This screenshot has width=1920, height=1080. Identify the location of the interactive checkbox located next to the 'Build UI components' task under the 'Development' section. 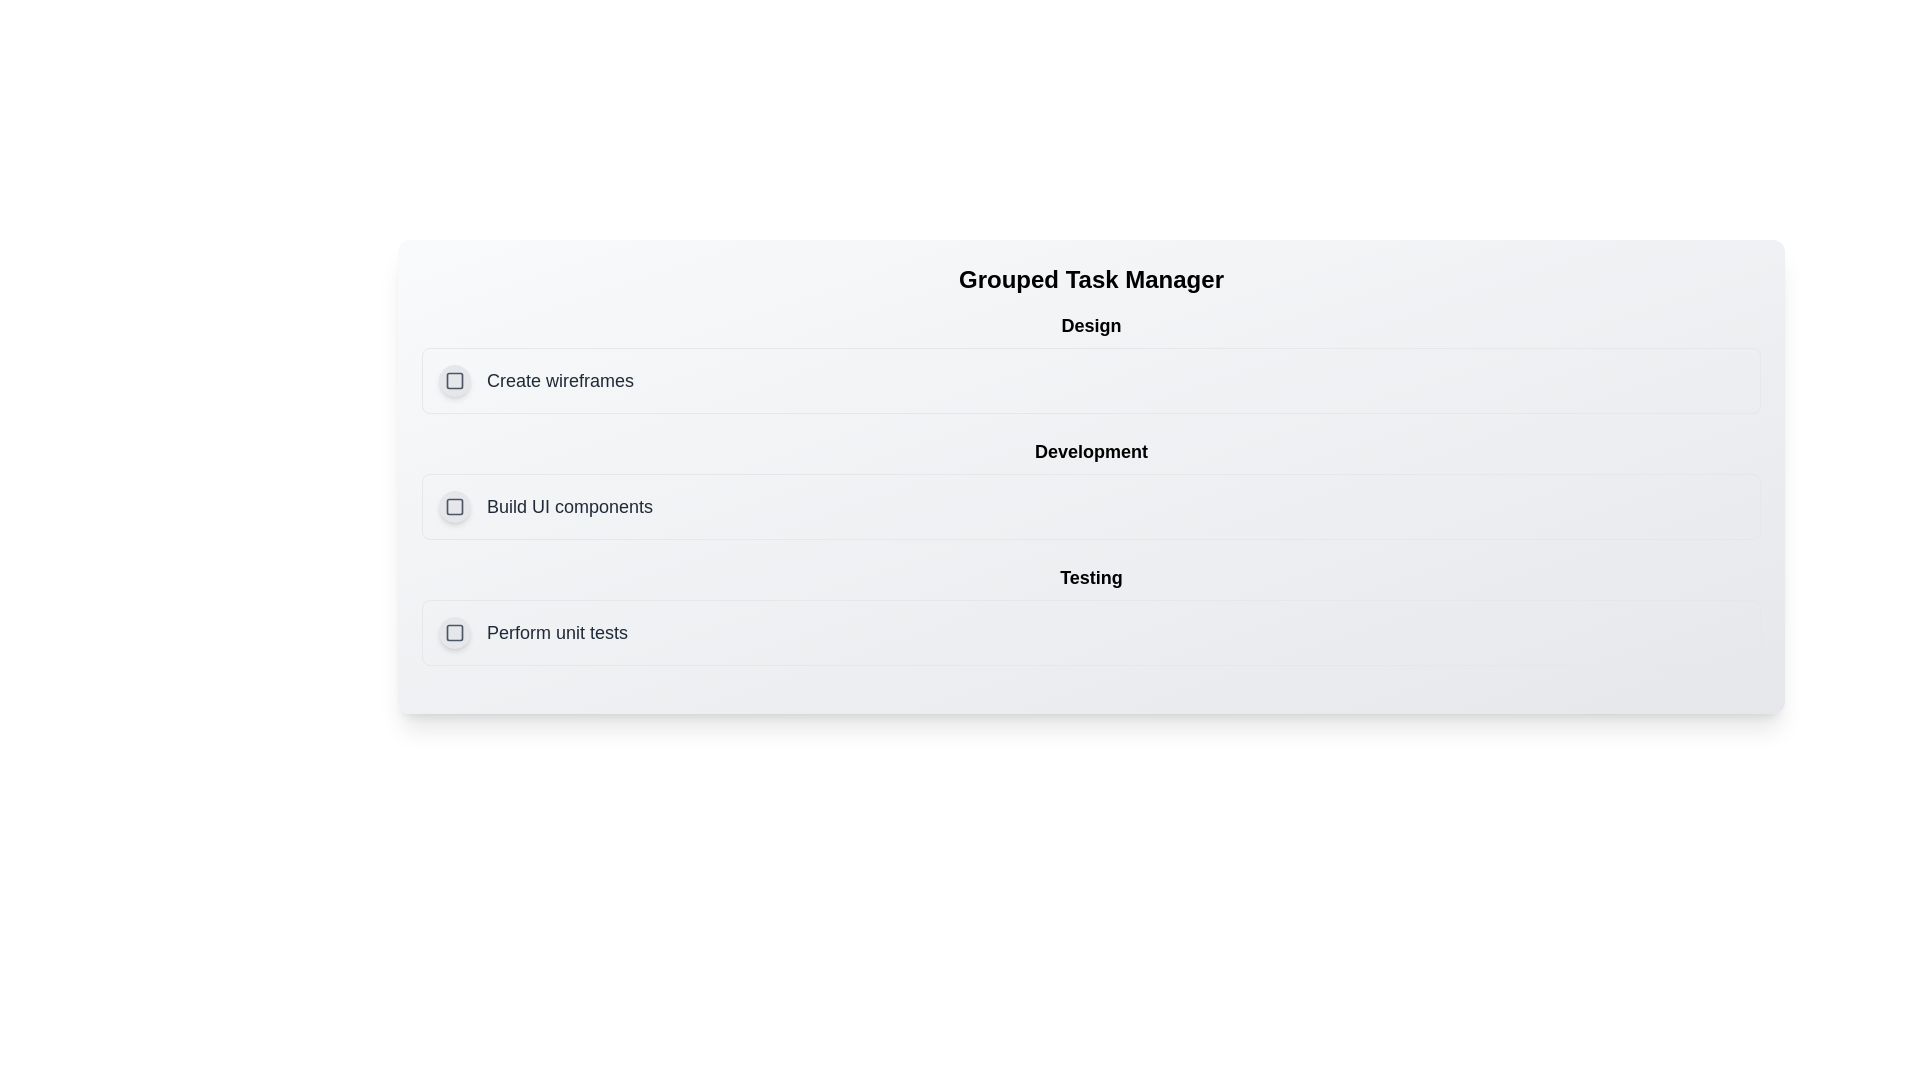
(454, 505).